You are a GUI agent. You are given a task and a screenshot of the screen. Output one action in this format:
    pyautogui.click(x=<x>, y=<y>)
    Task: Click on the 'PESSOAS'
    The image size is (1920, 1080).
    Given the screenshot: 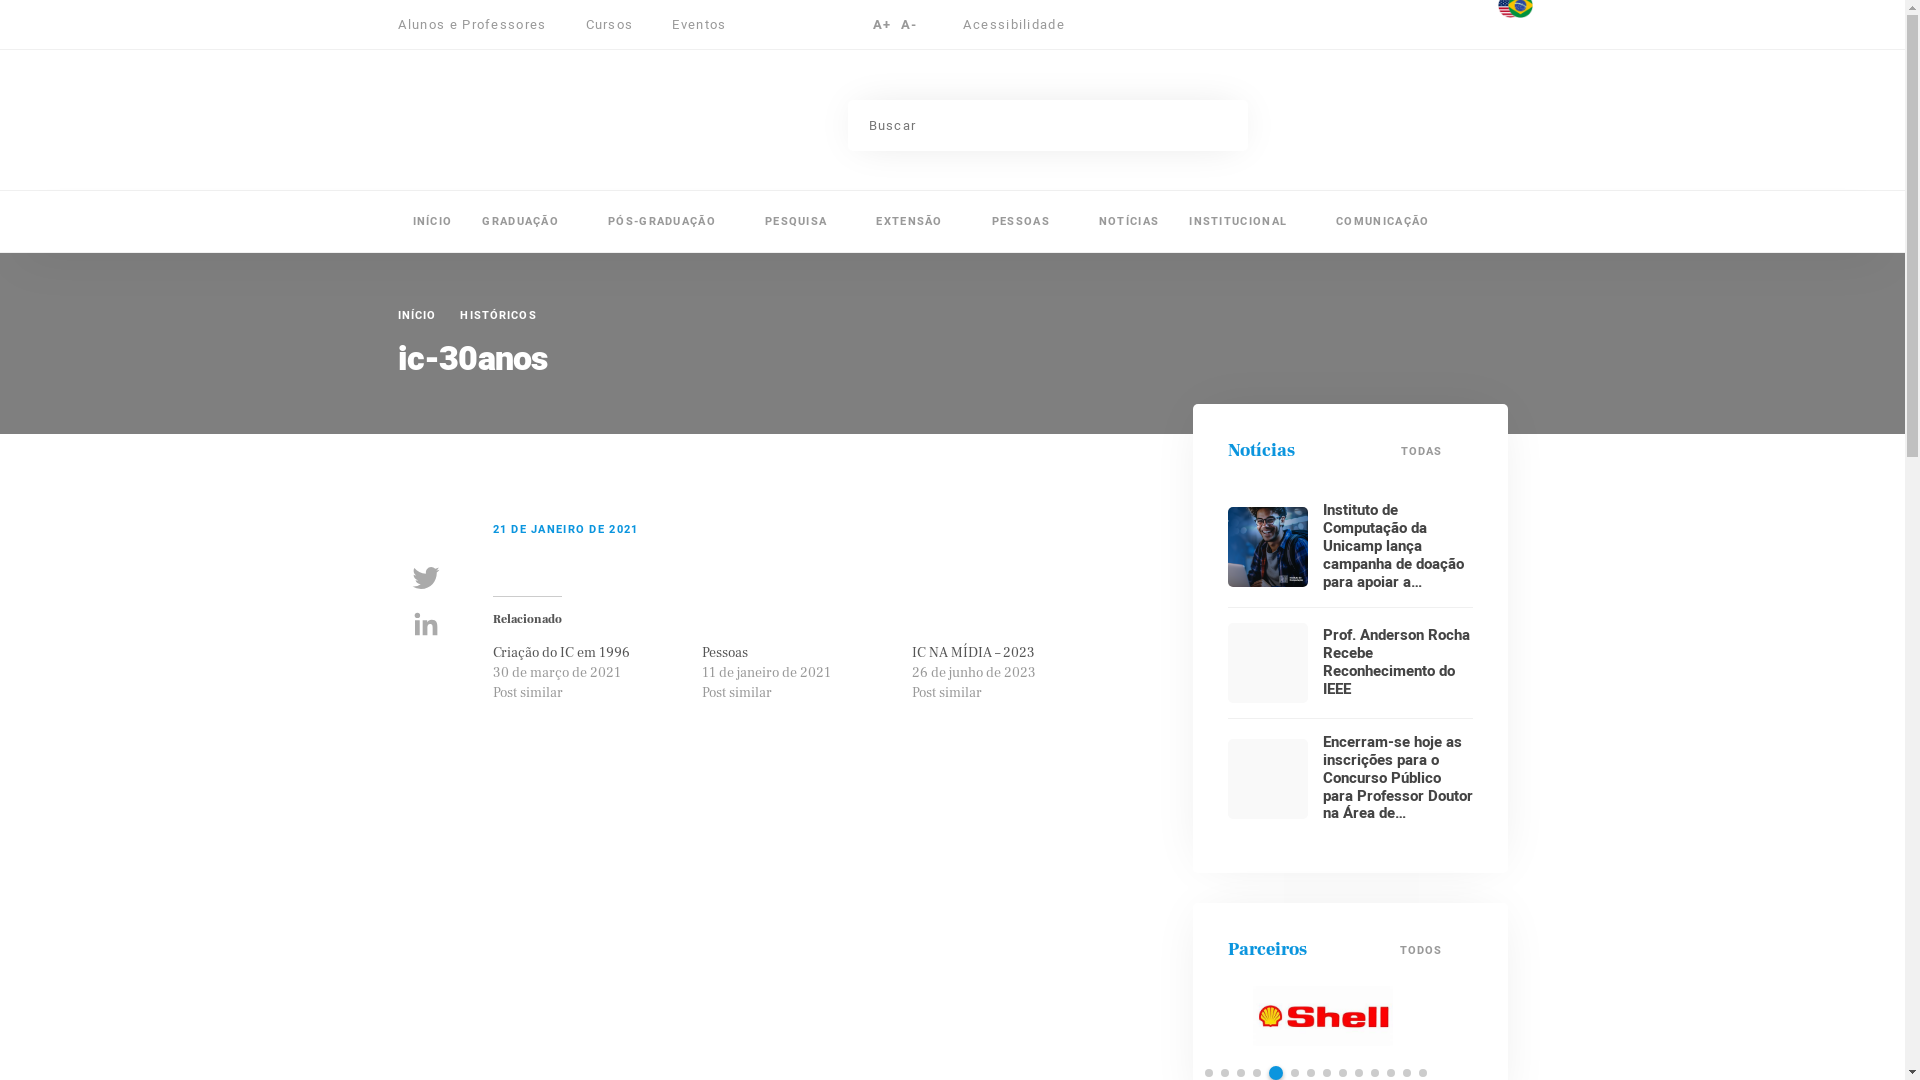 What is the action you would take?
    pyautogui.click(x=1030, y=221)
    